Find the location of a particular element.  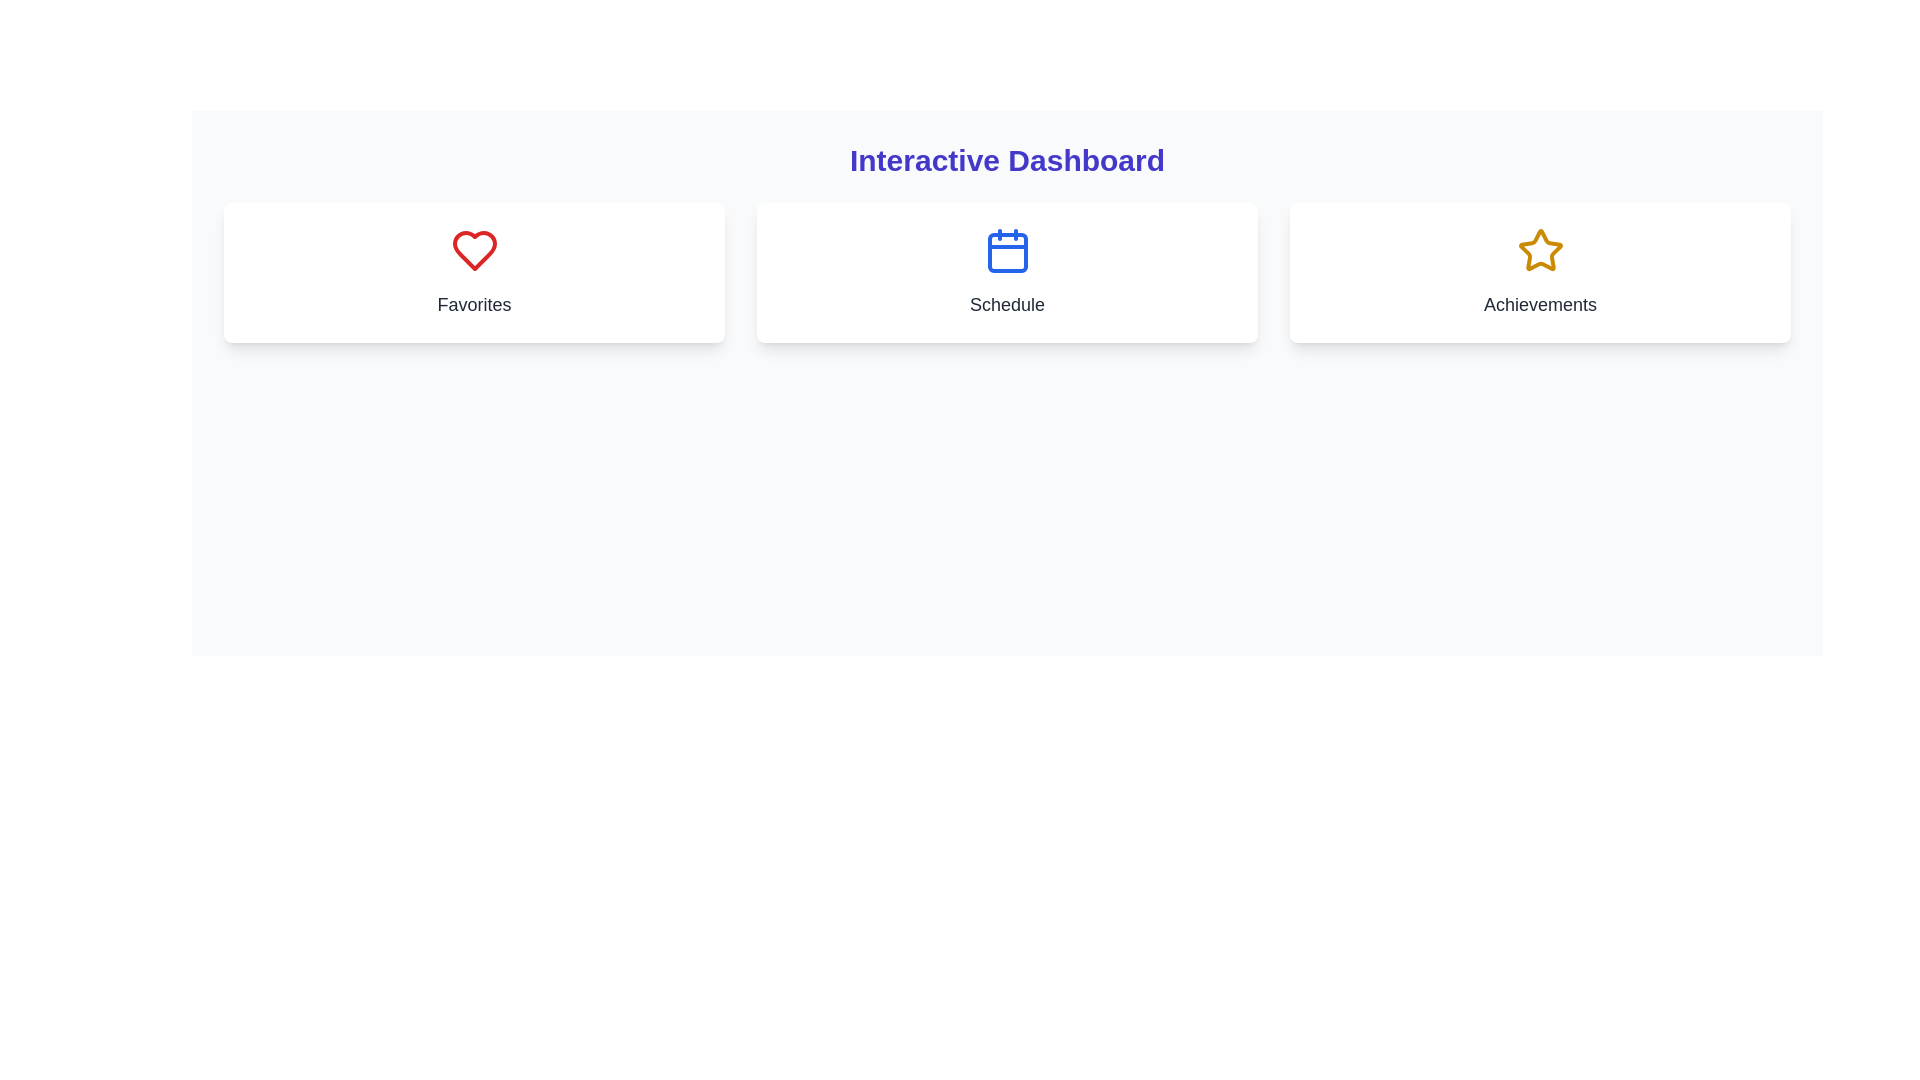

the star icon representing the achievements section, located above the text 'Achievements' in the rightmost part of the row with 'Favorites' and 'Schedule' is located at coordinates (1539, 249).